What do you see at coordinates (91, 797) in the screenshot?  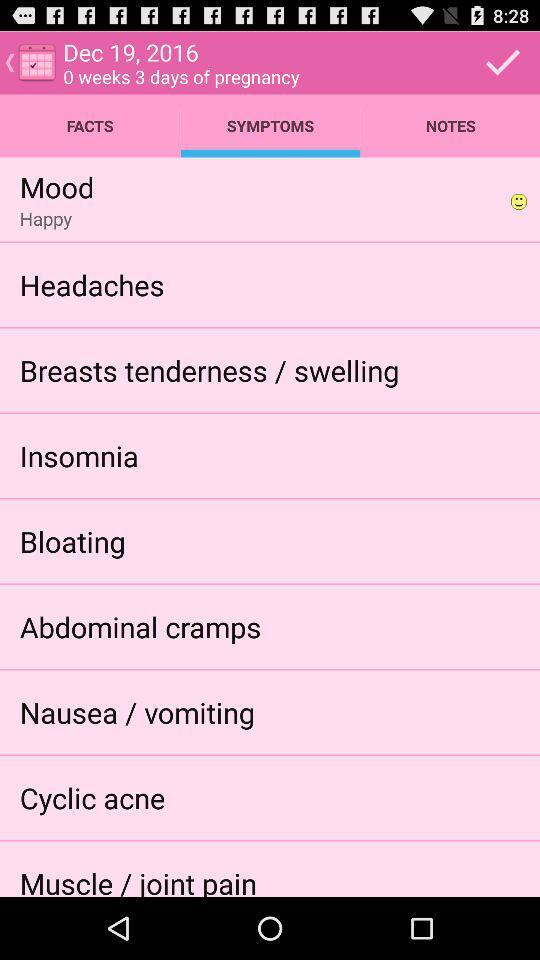 I see `cyclic acne item` at bounding box center [91, 797].